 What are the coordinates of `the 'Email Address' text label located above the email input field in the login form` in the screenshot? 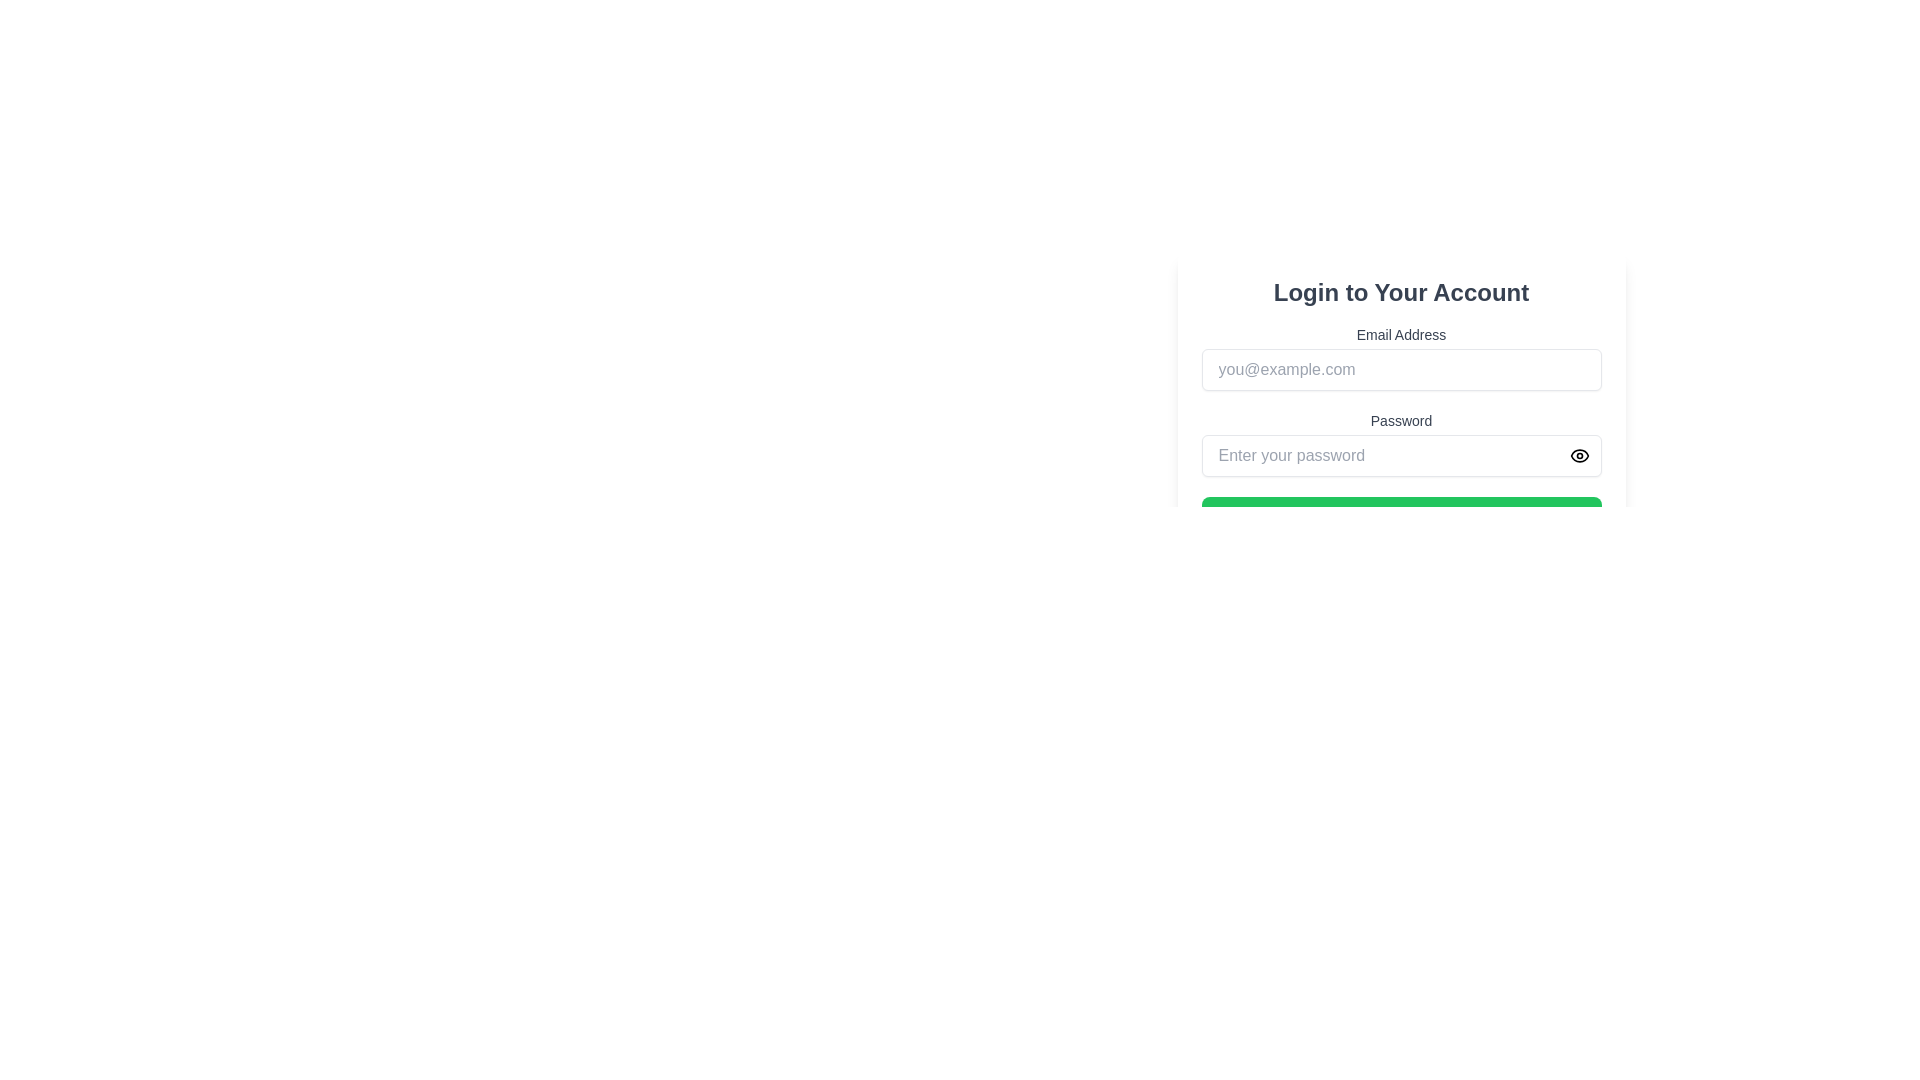 It's located at (1400, 334).